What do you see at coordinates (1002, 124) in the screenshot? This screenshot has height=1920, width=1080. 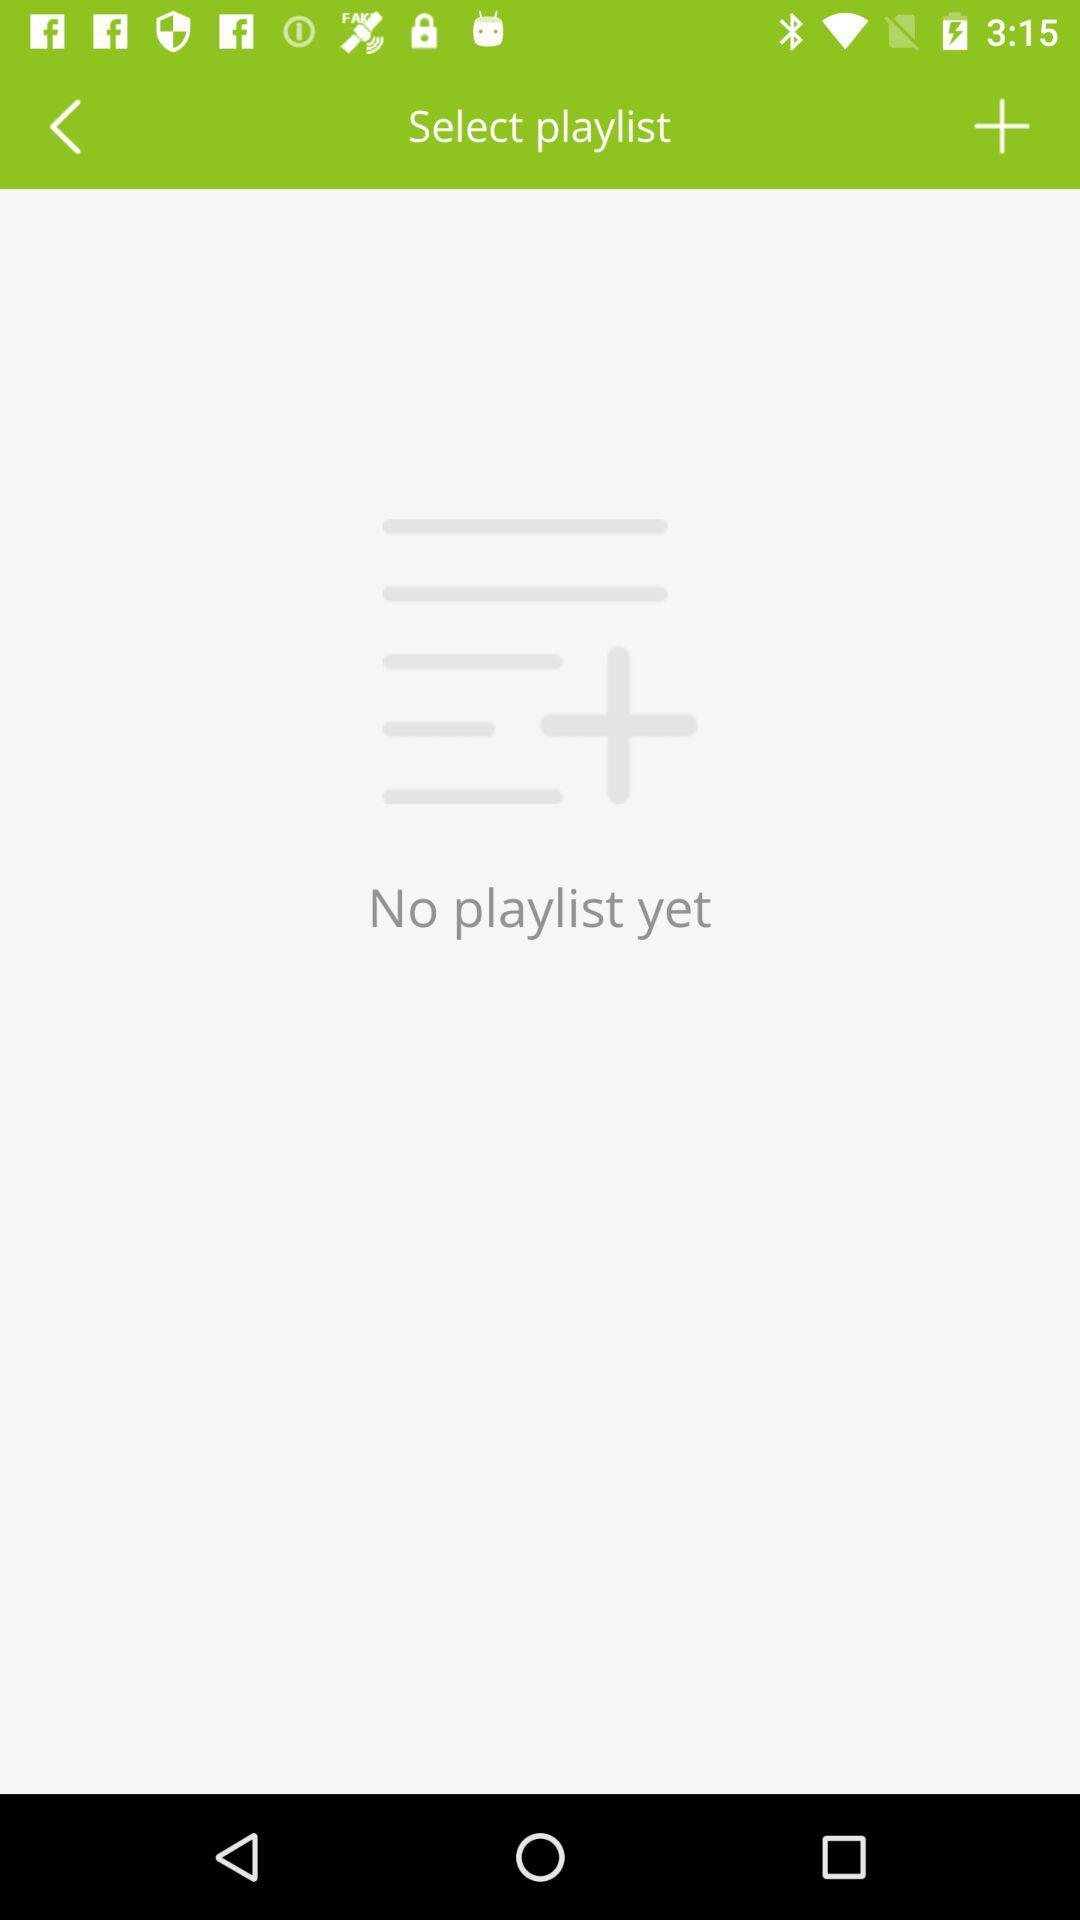 I see `the icon next to the select playlist` at bounding box center [1002, 124].